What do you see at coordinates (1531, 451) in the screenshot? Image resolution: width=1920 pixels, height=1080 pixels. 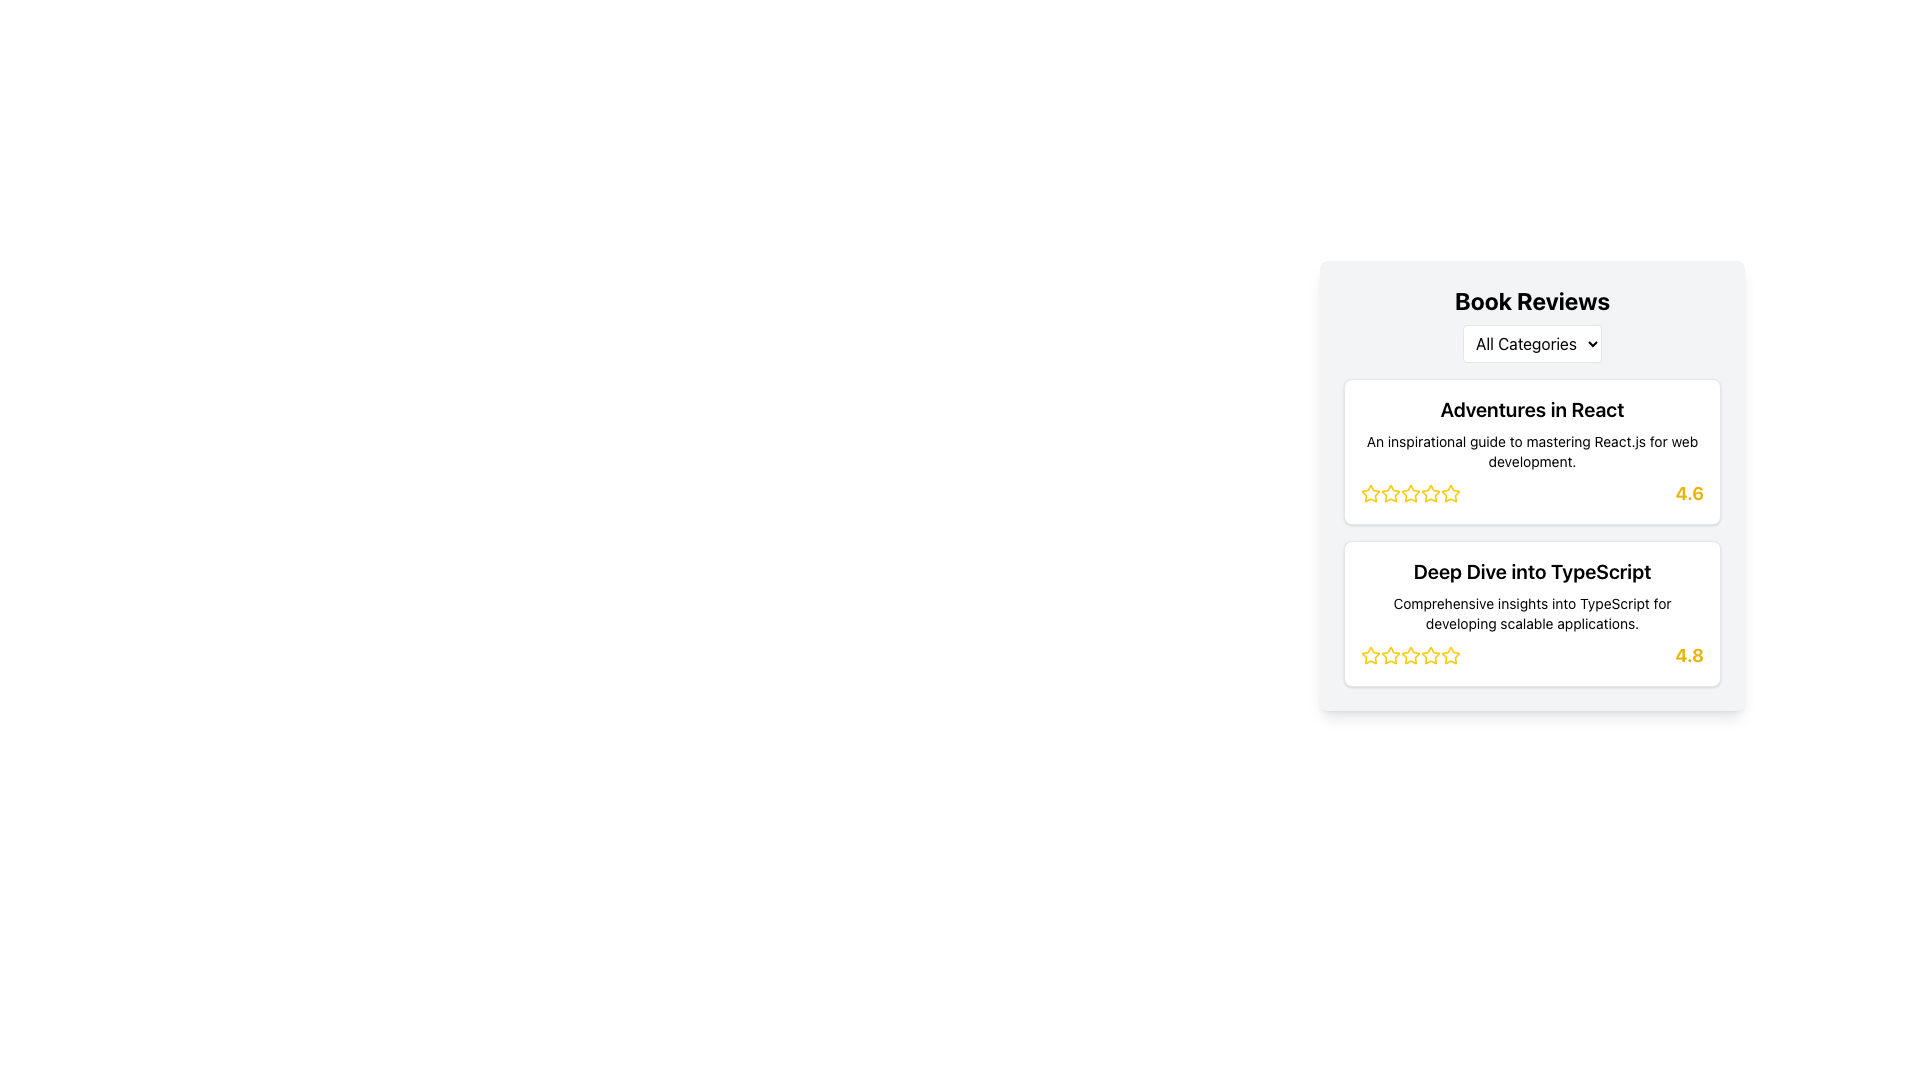 I see `text element that contains 'An inspirational guide to mastering React.js for web development.' located below the title 'Adventures in React.'` at bounding box center [1531, 451].